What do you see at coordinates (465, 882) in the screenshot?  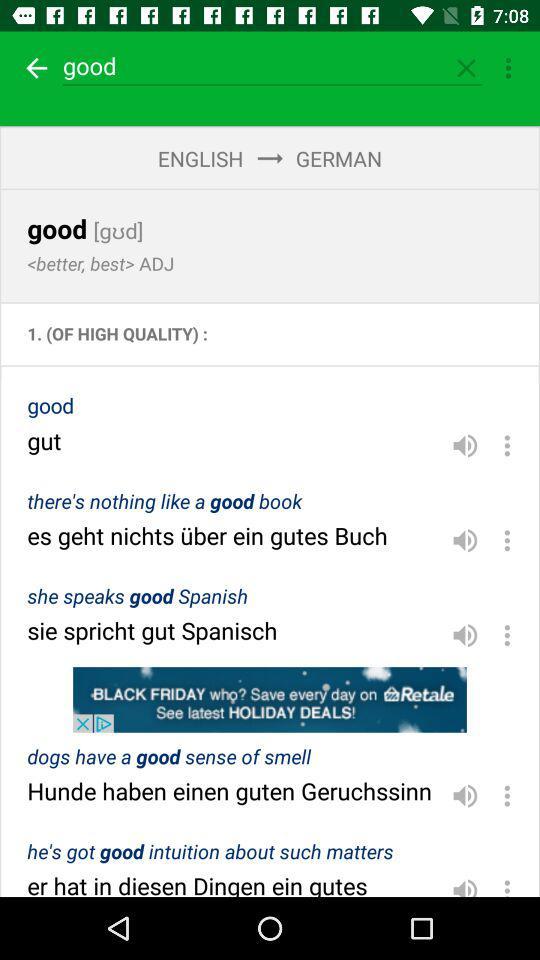 I see `volume option` at bounding box center [465, 882].